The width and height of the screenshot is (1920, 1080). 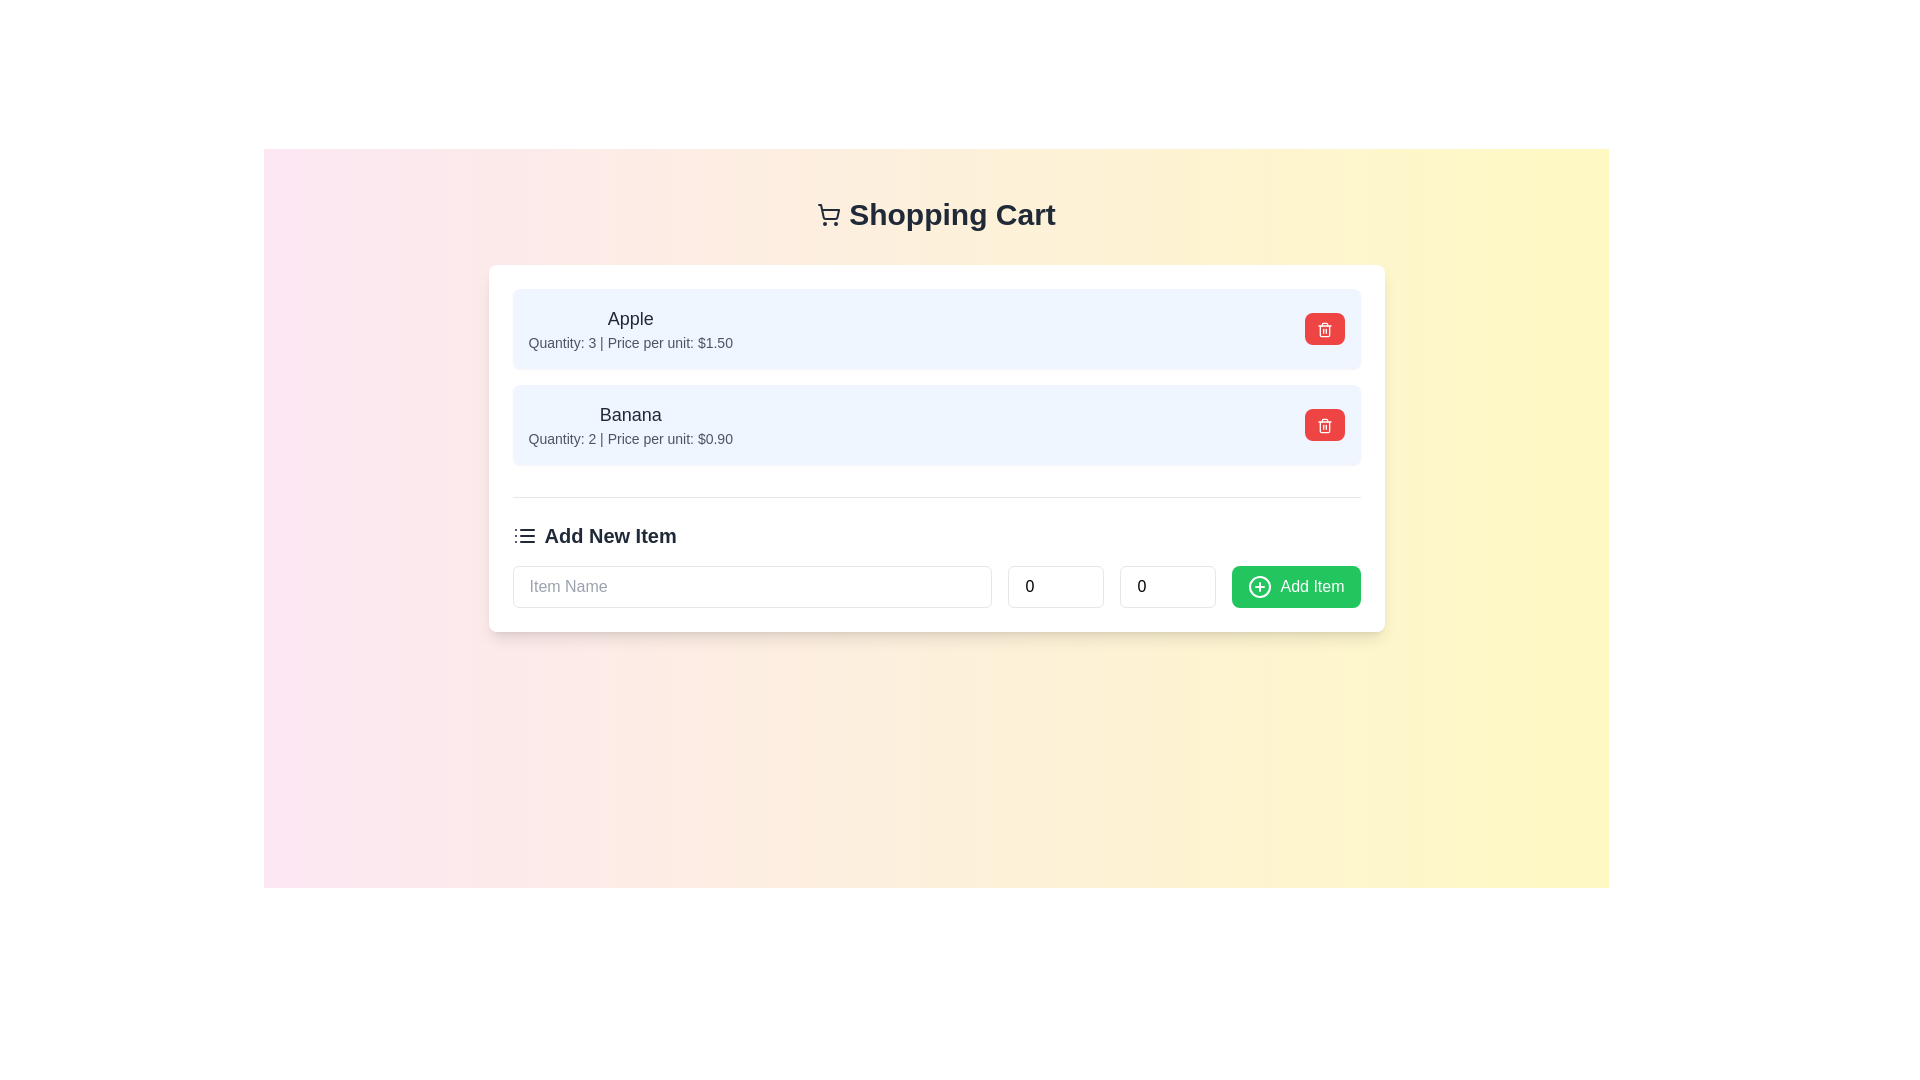 What do you see at coordinates (1168, 585) in the screenshot?
I see `the numeric input field labeled 'Price' to focus on it for entering a value` at bounding box center [1168, 585].